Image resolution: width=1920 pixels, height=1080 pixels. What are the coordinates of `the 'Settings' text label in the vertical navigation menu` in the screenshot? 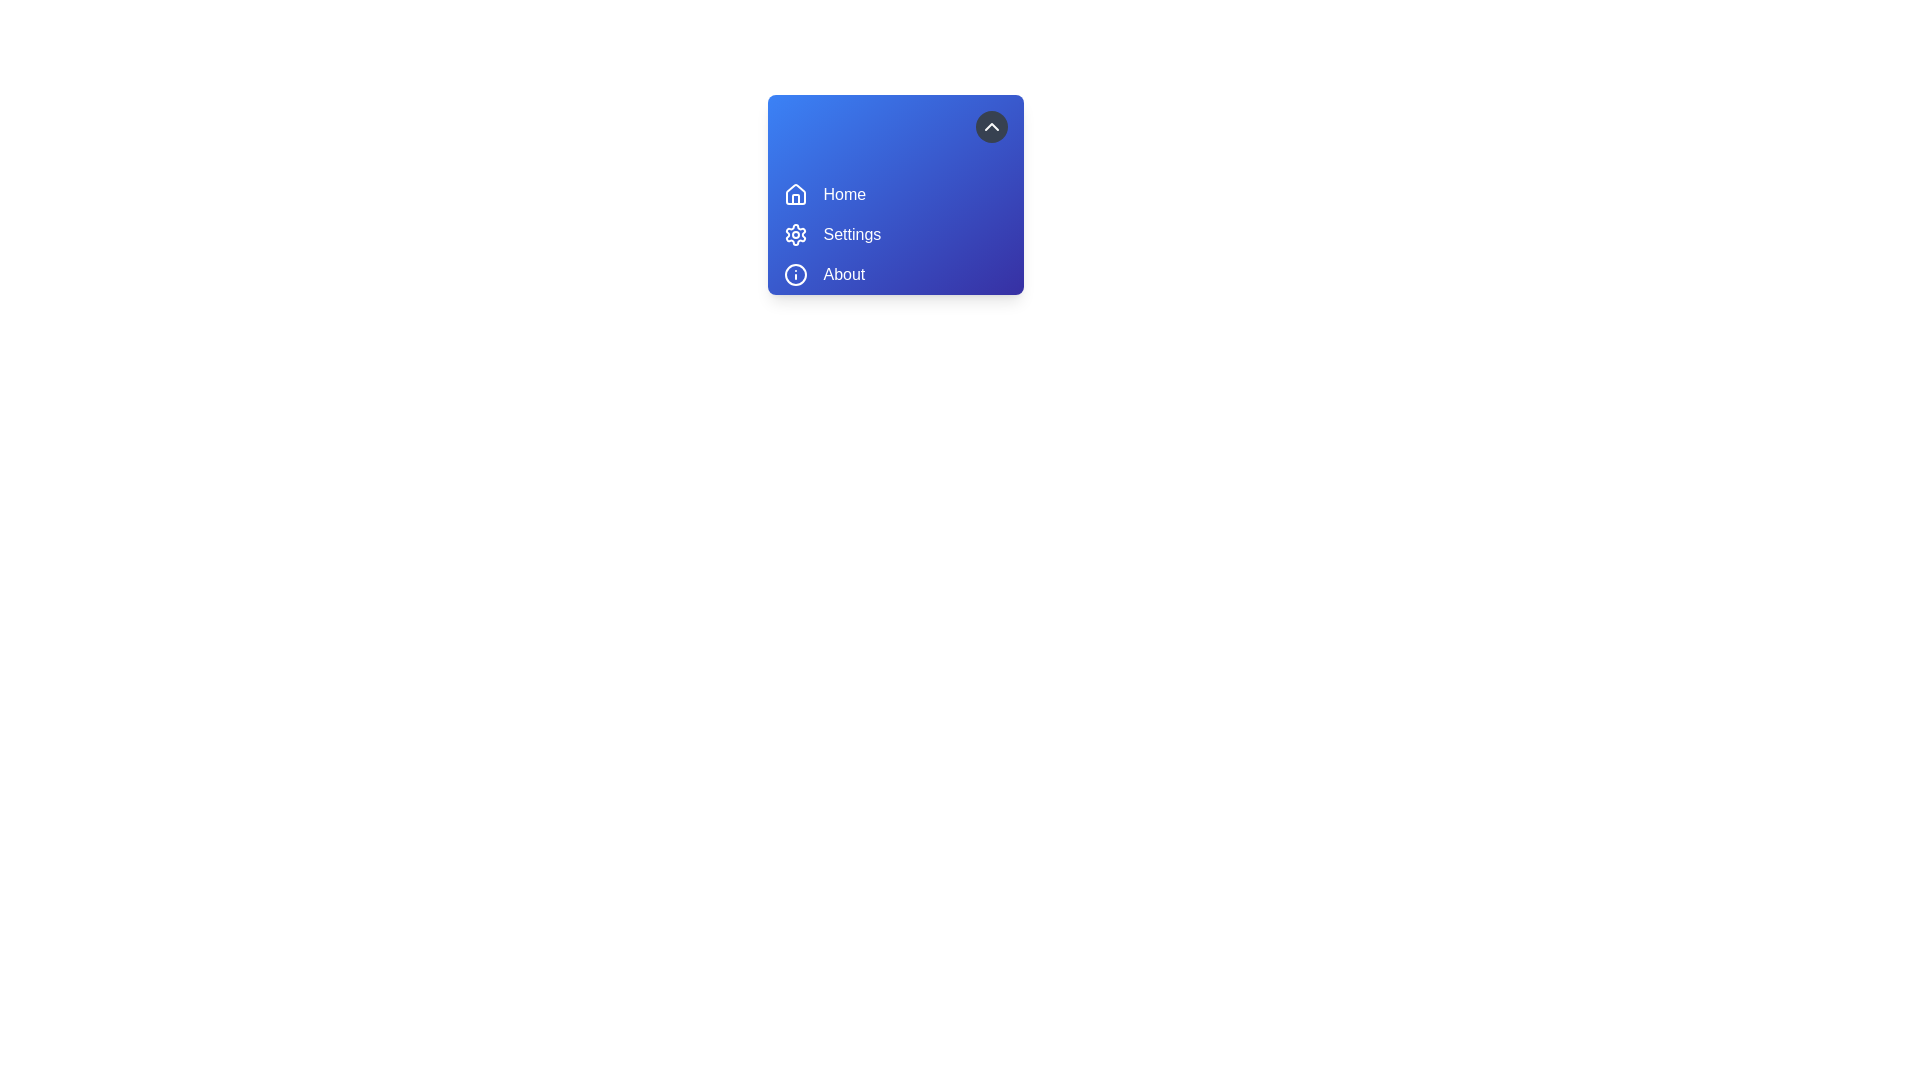 It's located at (852, 234).